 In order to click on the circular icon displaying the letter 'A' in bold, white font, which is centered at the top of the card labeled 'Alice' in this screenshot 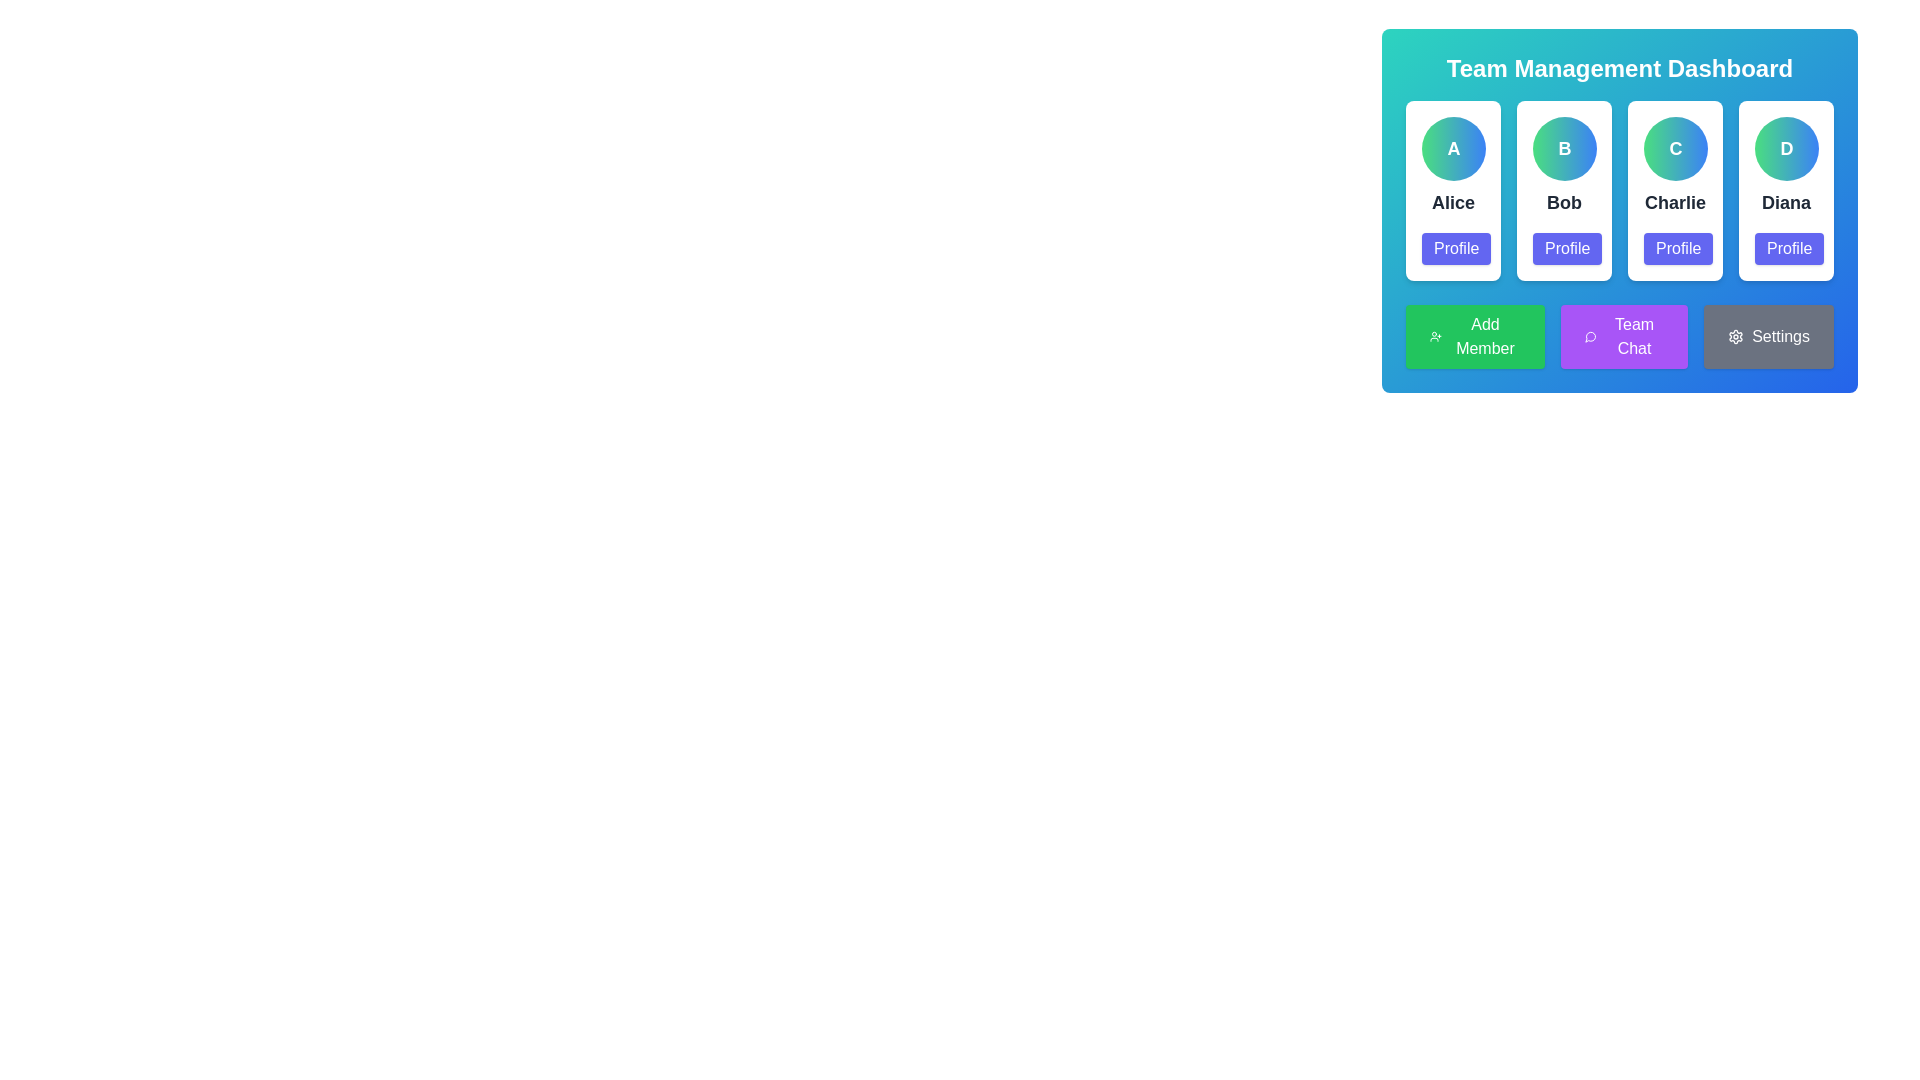, I will do `click(1454, 148)`.